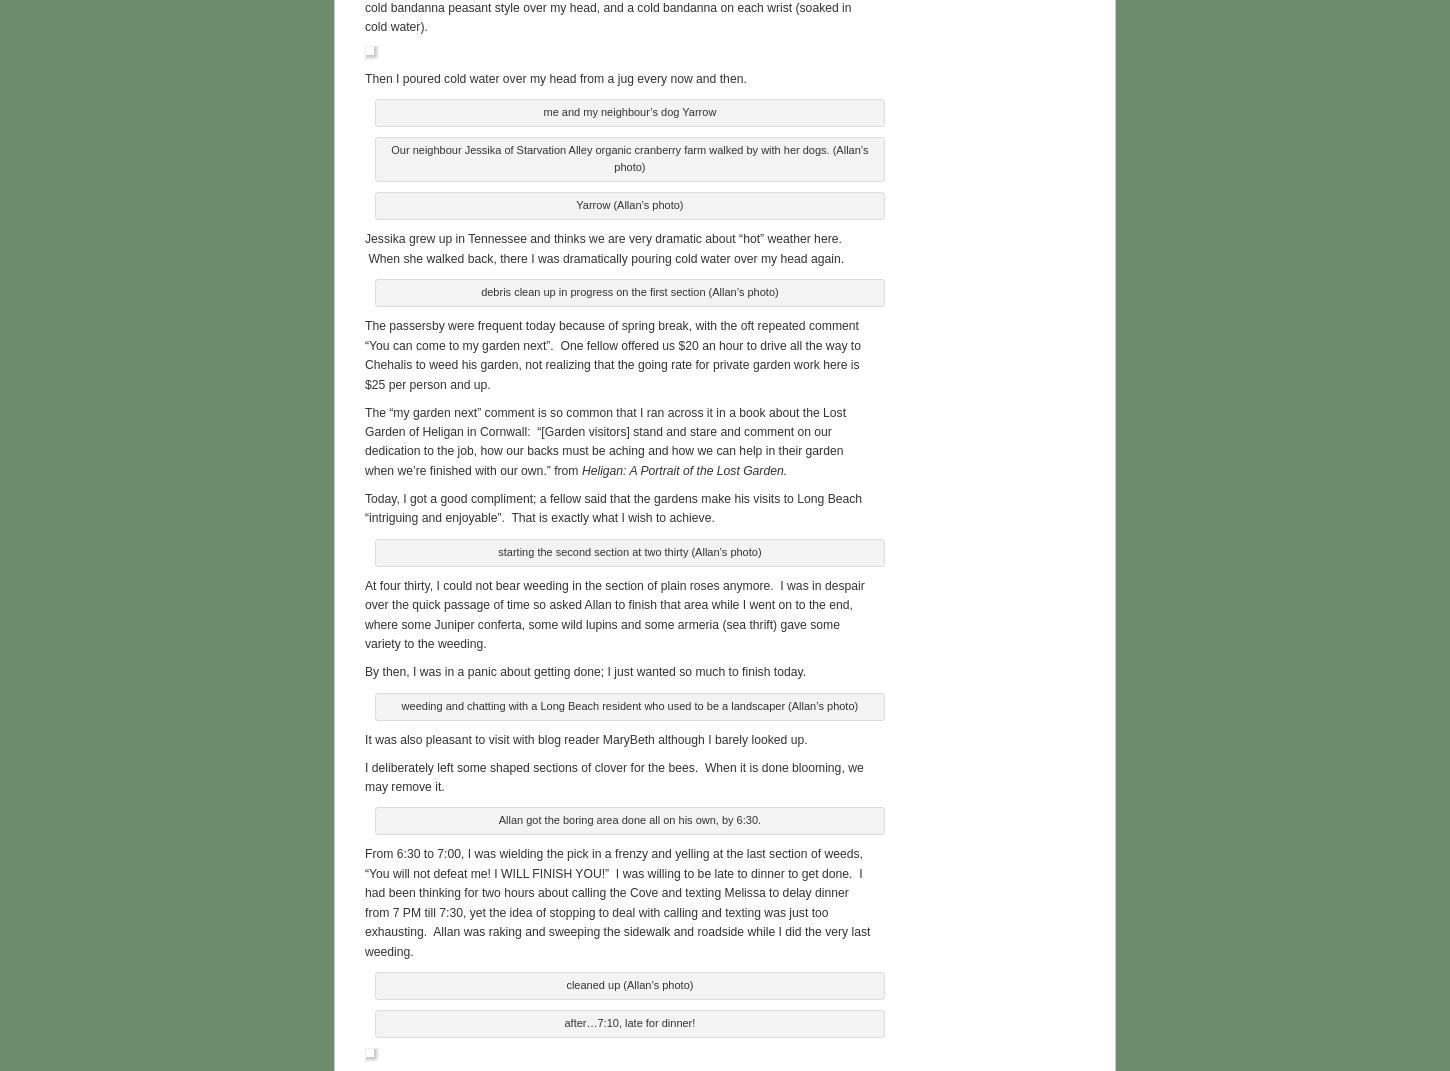  I want to click on 'Yarrow (Allan’s photo)', so click(628, 201).